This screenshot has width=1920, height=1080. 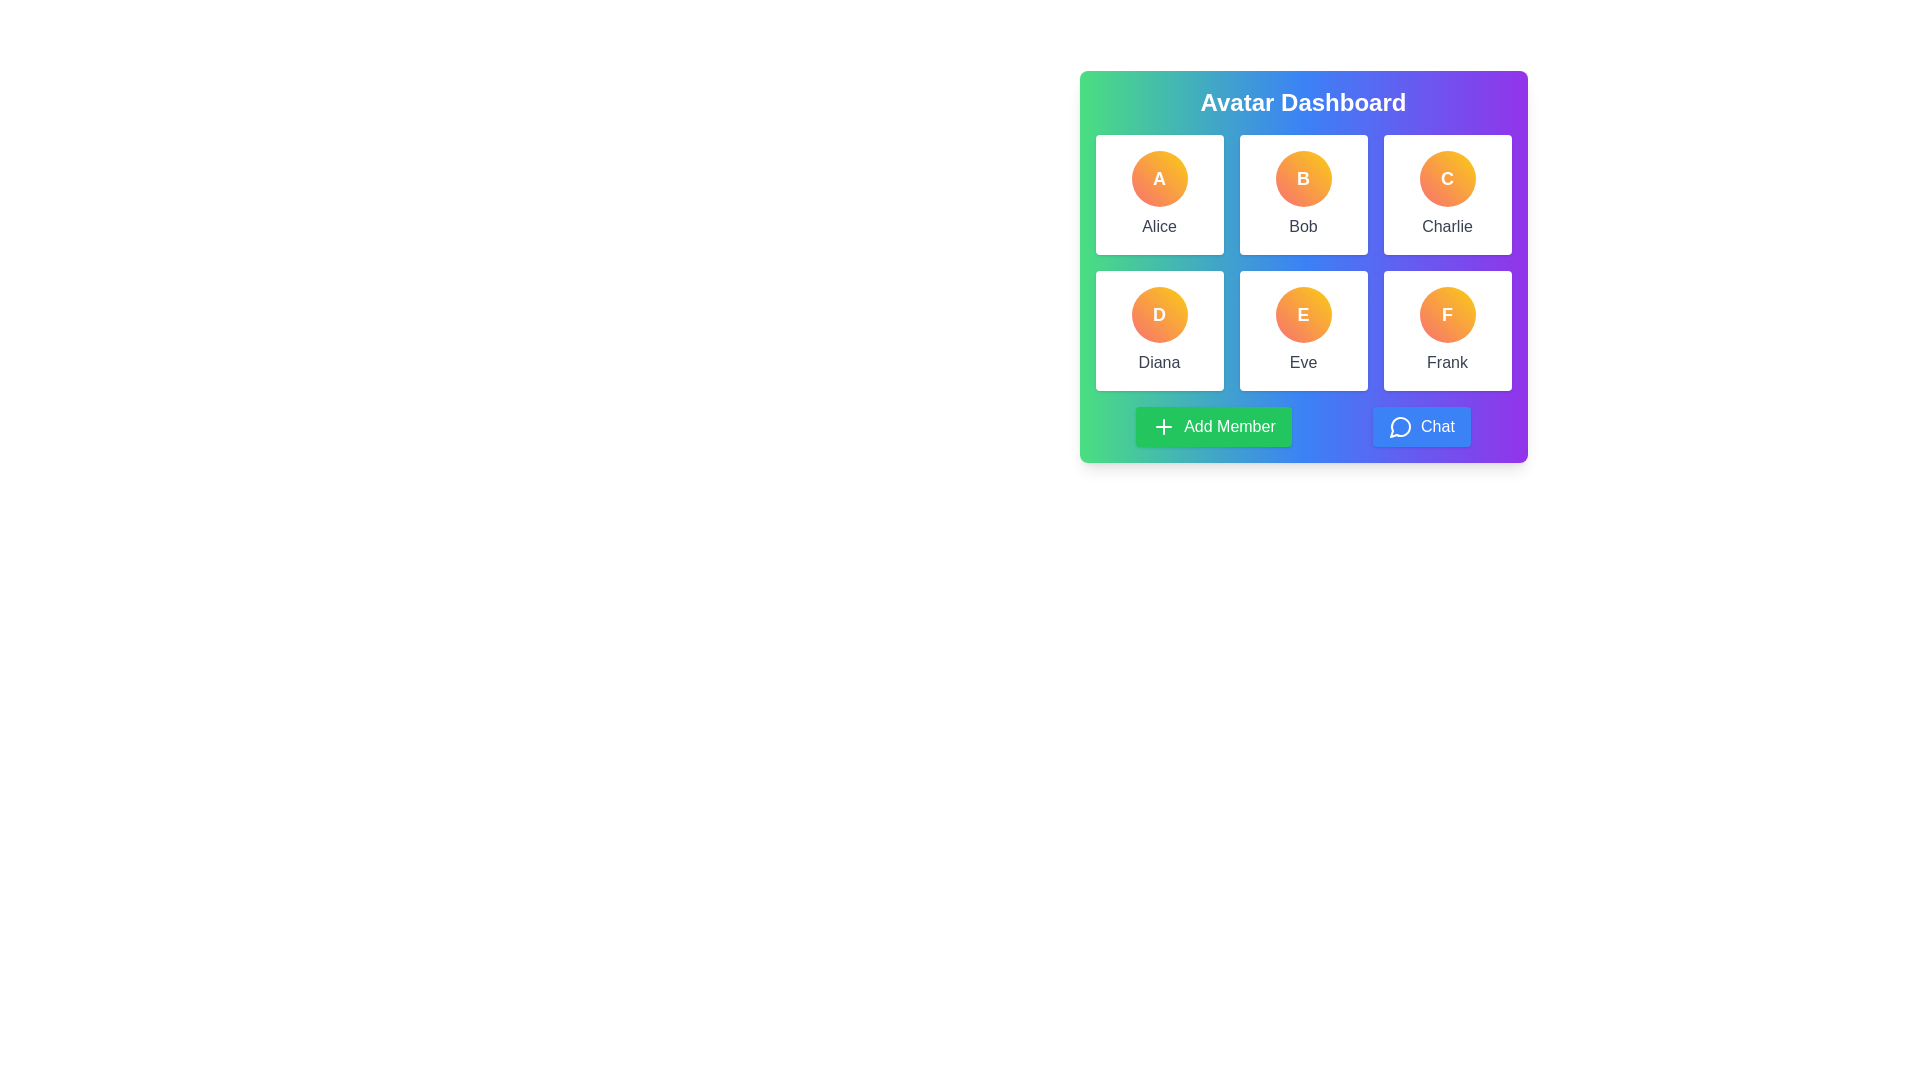 What do you see at coordinates (1303, 226) in the screenshot?
I see `text label displaying the name 'Bob' located at the bottom of the card beneath the avatar marked with 'B', positioned in the top-center of a 3x2 grid within the dashboard` at bounding box center [1303, 226].